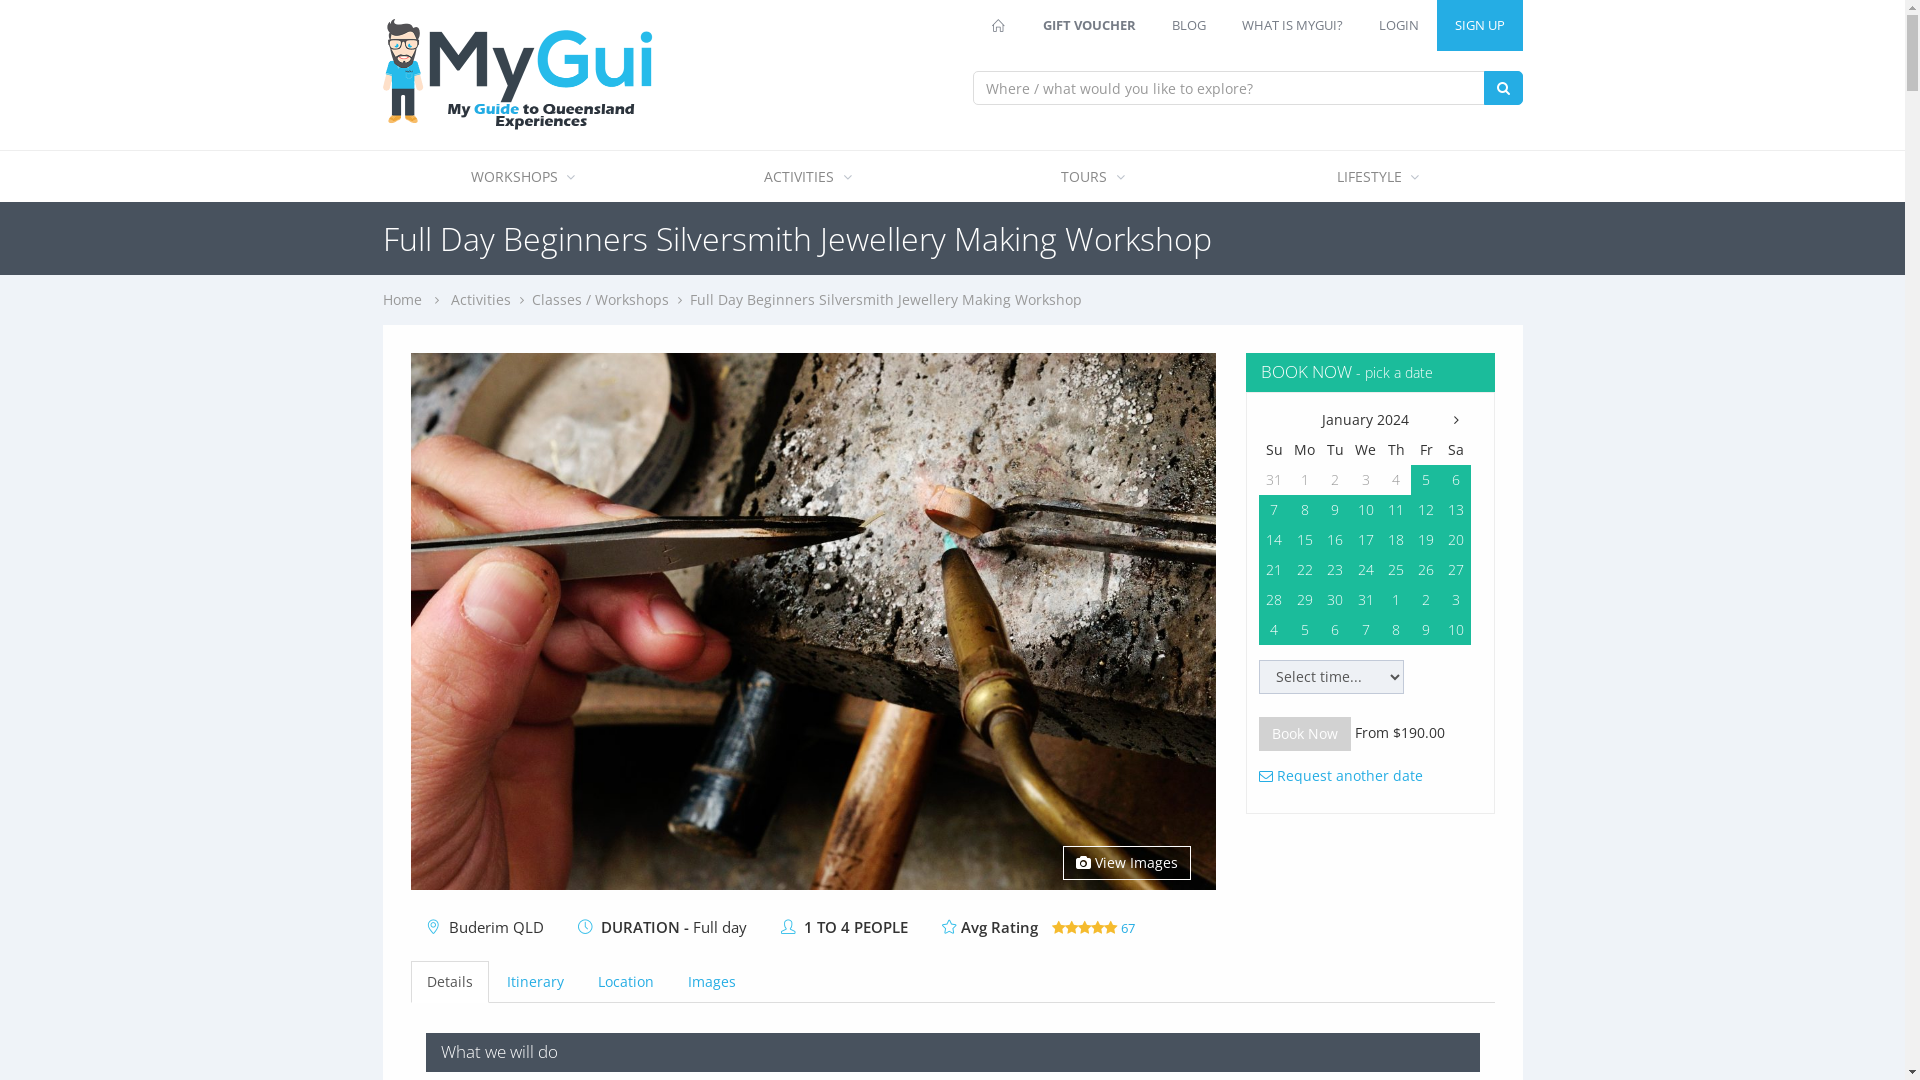 This screenshot has width=1920, height=1080. What do you see at coordinates (400, 299) in the screenshot?
I see `'Home'` at bounding box center [400, 299].